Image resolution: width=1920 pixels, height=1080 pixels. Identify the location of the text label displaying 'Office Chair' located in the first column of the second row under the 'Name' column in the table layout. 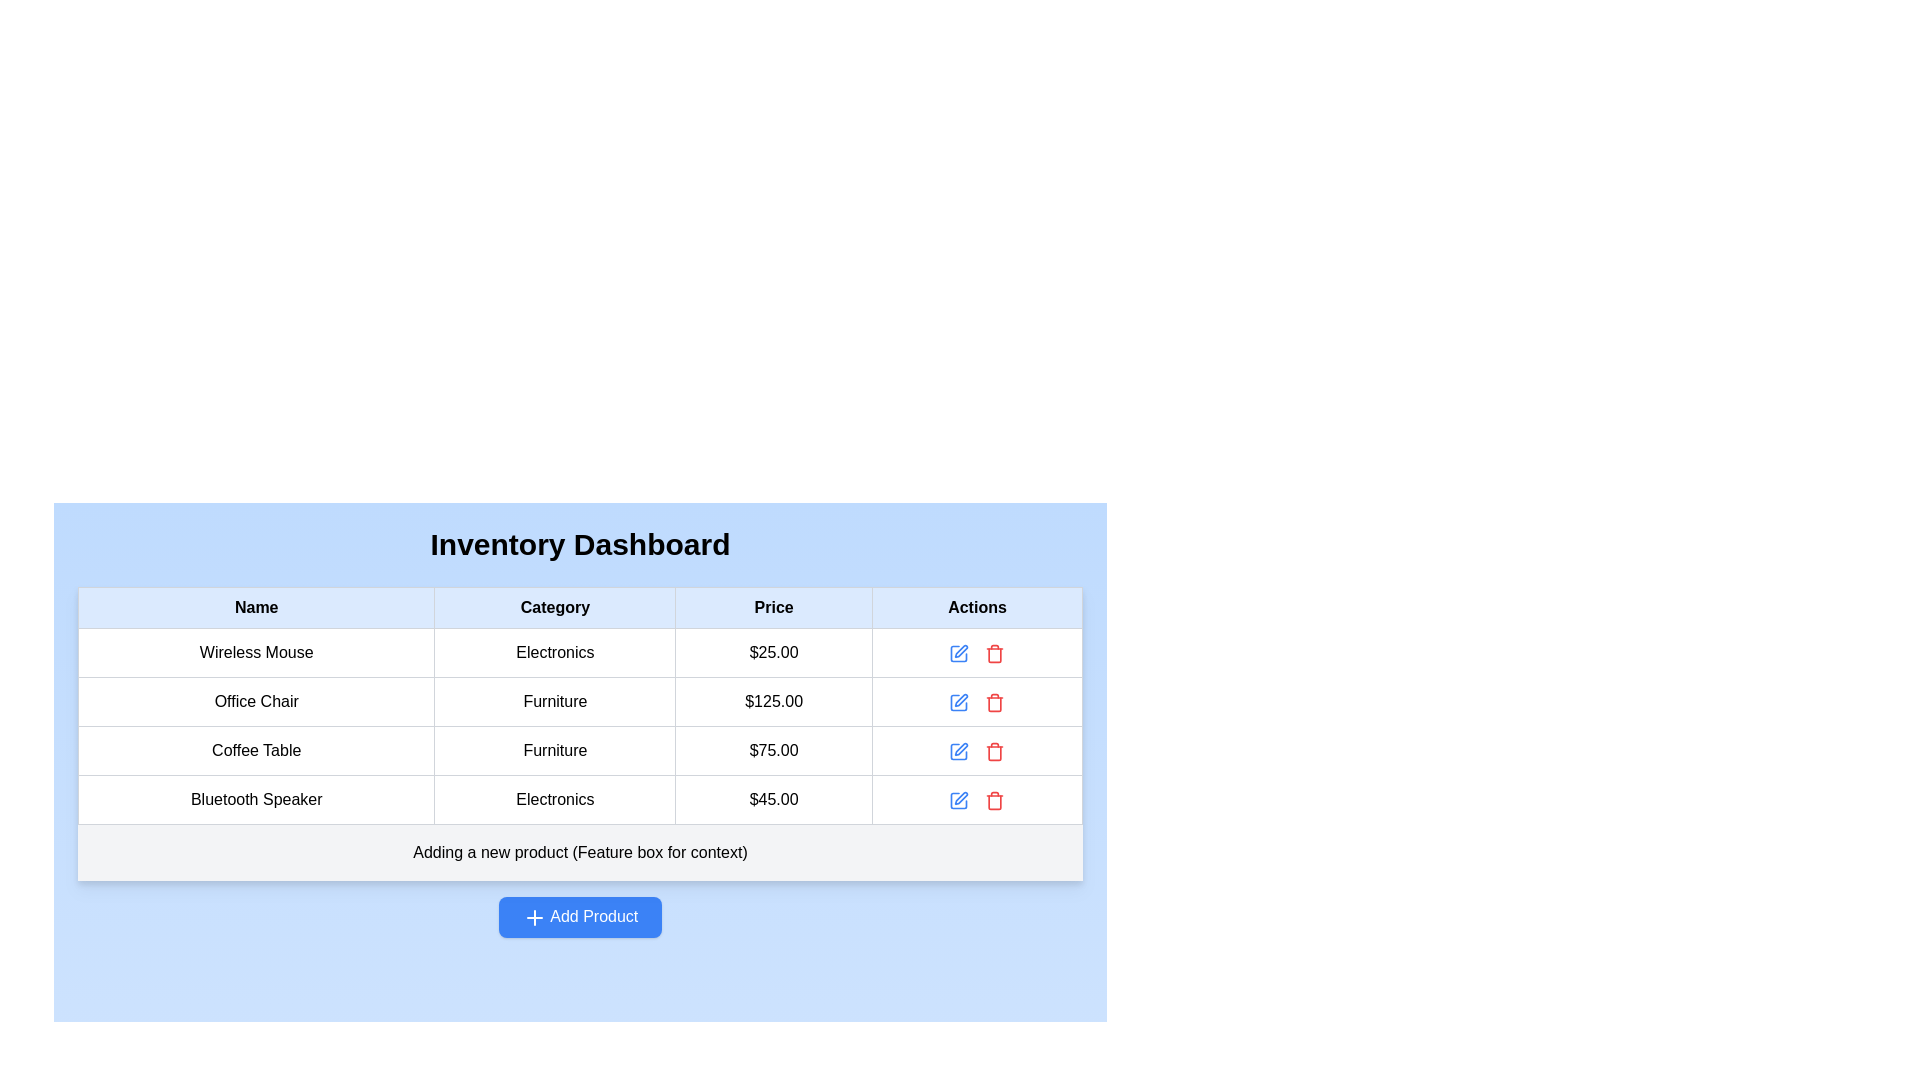
(255, 701).